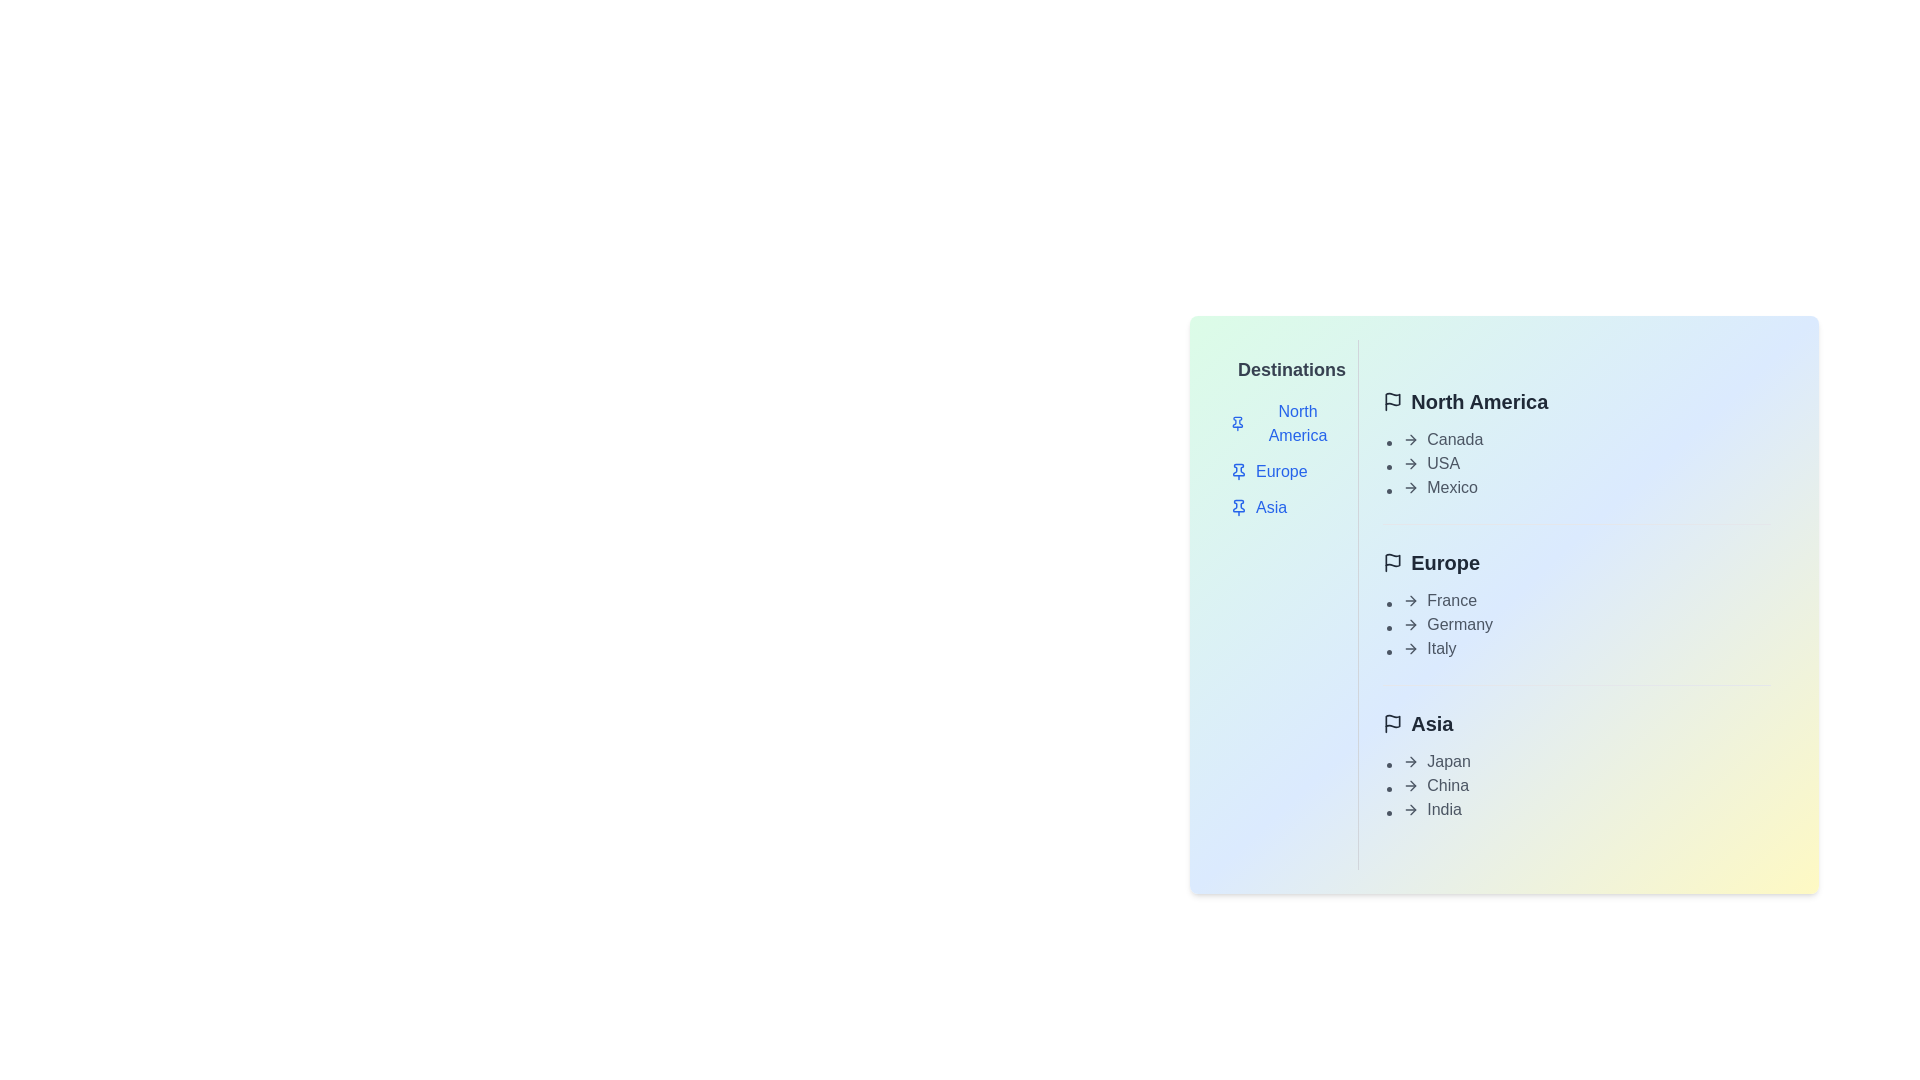  What do you see at coordinates (1576, 623) in the screenshot?
I see `the individual country entry in the vertical list of countries (France, Germany, Italy) styled in gray under the 'Europe' section` at bounding box center [1576, 623].